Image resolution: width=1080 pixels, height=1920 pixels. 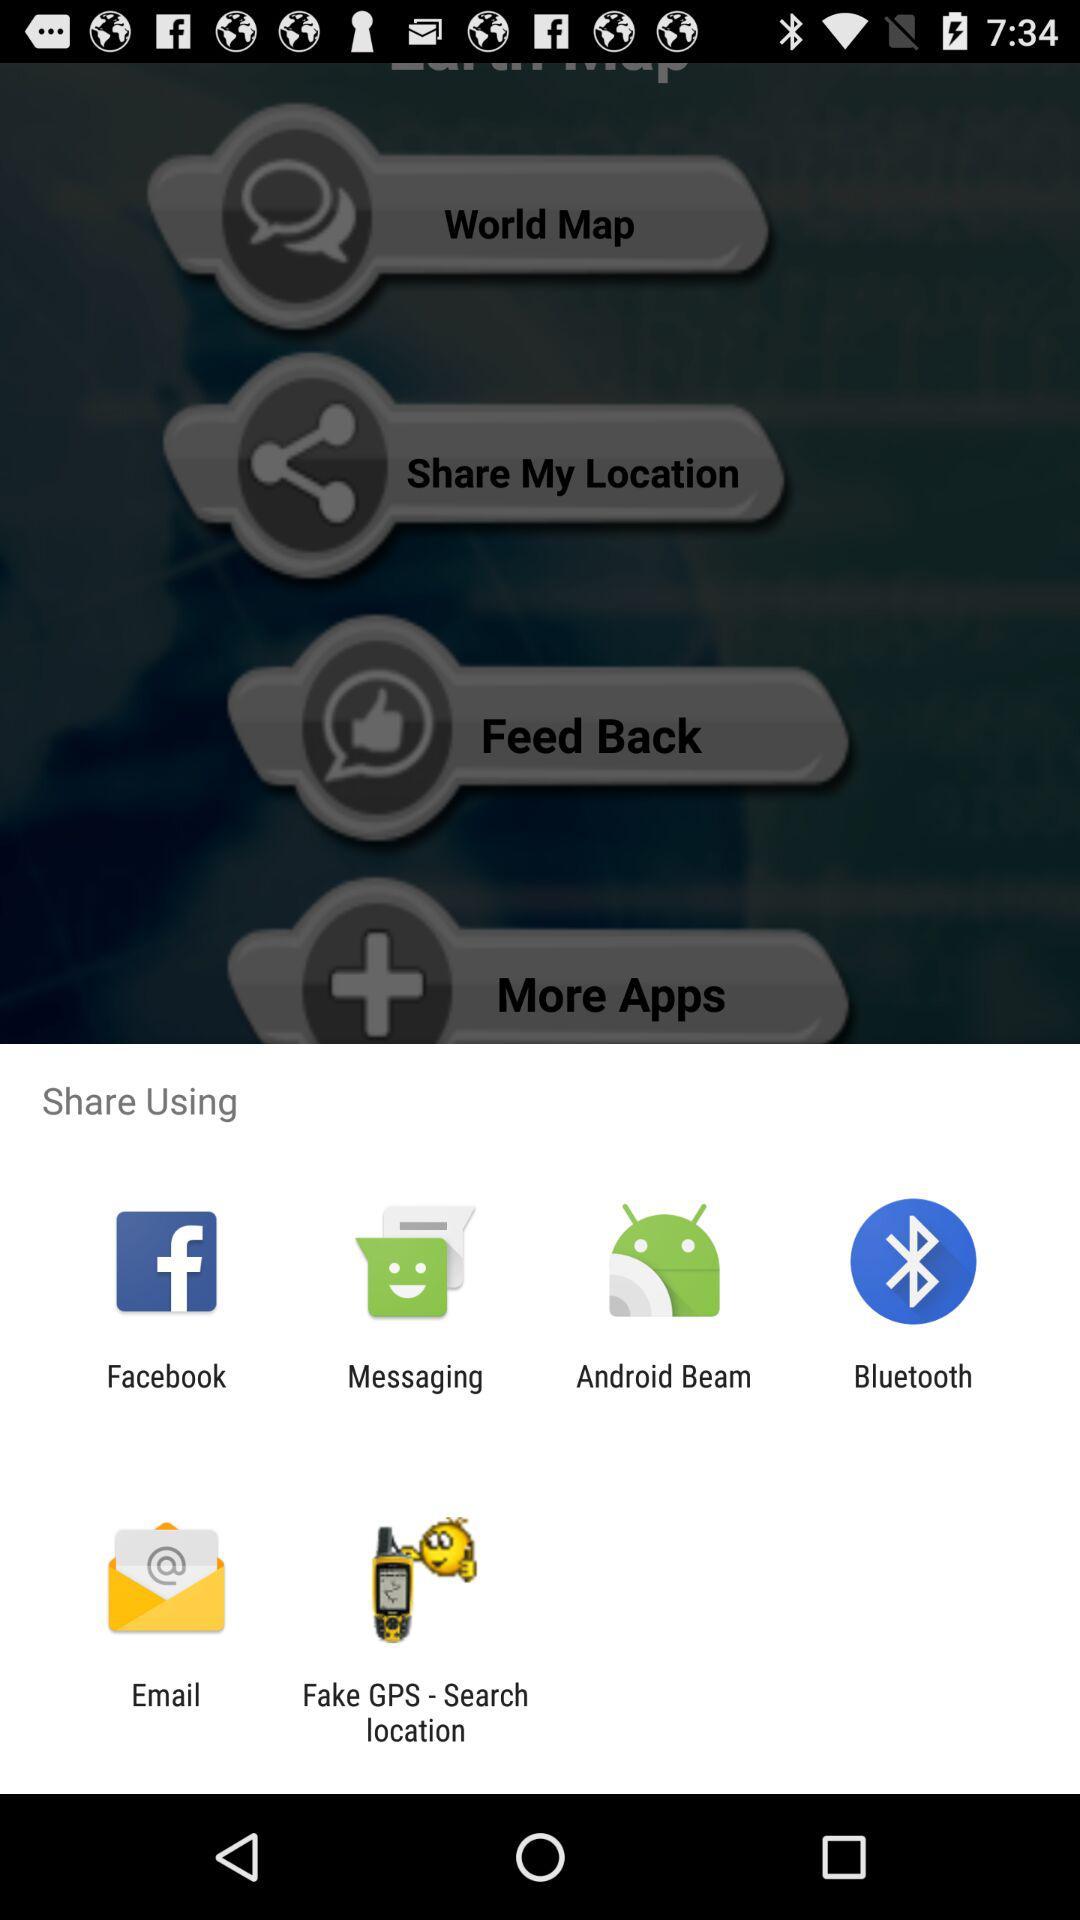 What do you see at coordinates (664, 1392) in the screenshot?
I see `the android beam item` at bounding box center [664, 1392].